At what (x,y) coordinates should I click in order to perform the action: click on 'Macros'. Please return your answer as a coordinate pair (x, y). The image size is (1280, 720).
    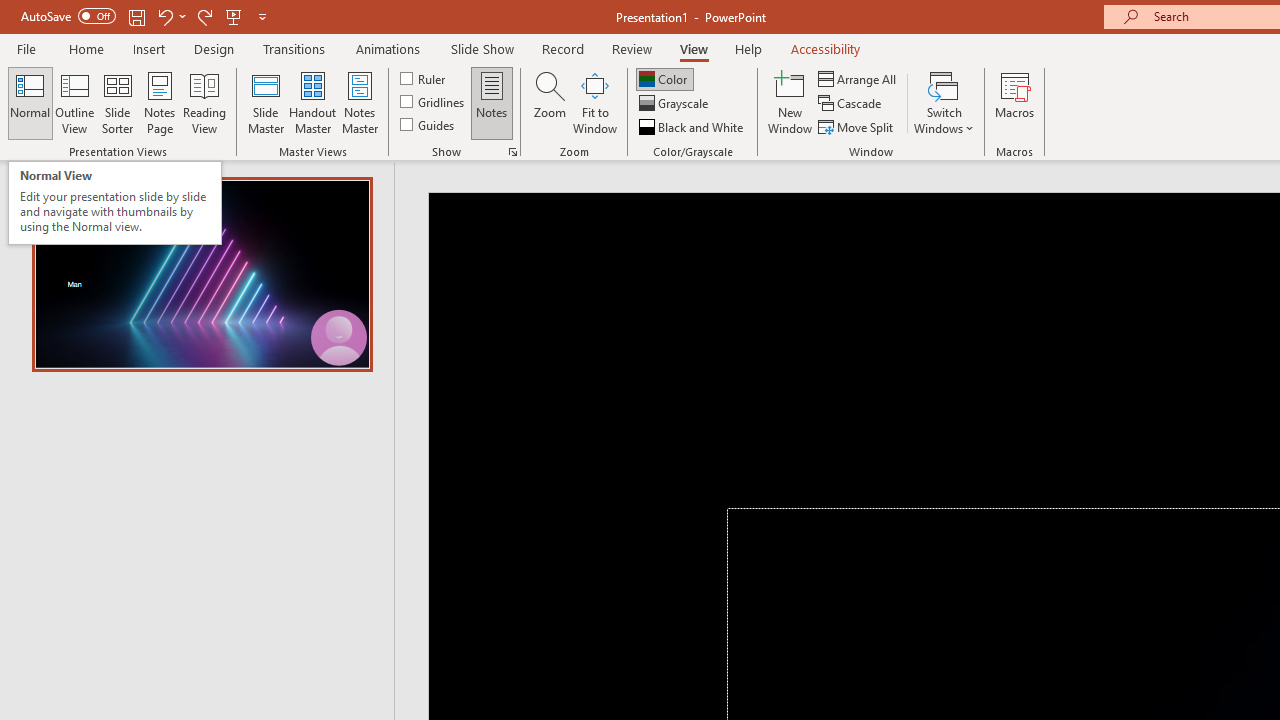
    Looking at the image, I should click on (1015, 103).